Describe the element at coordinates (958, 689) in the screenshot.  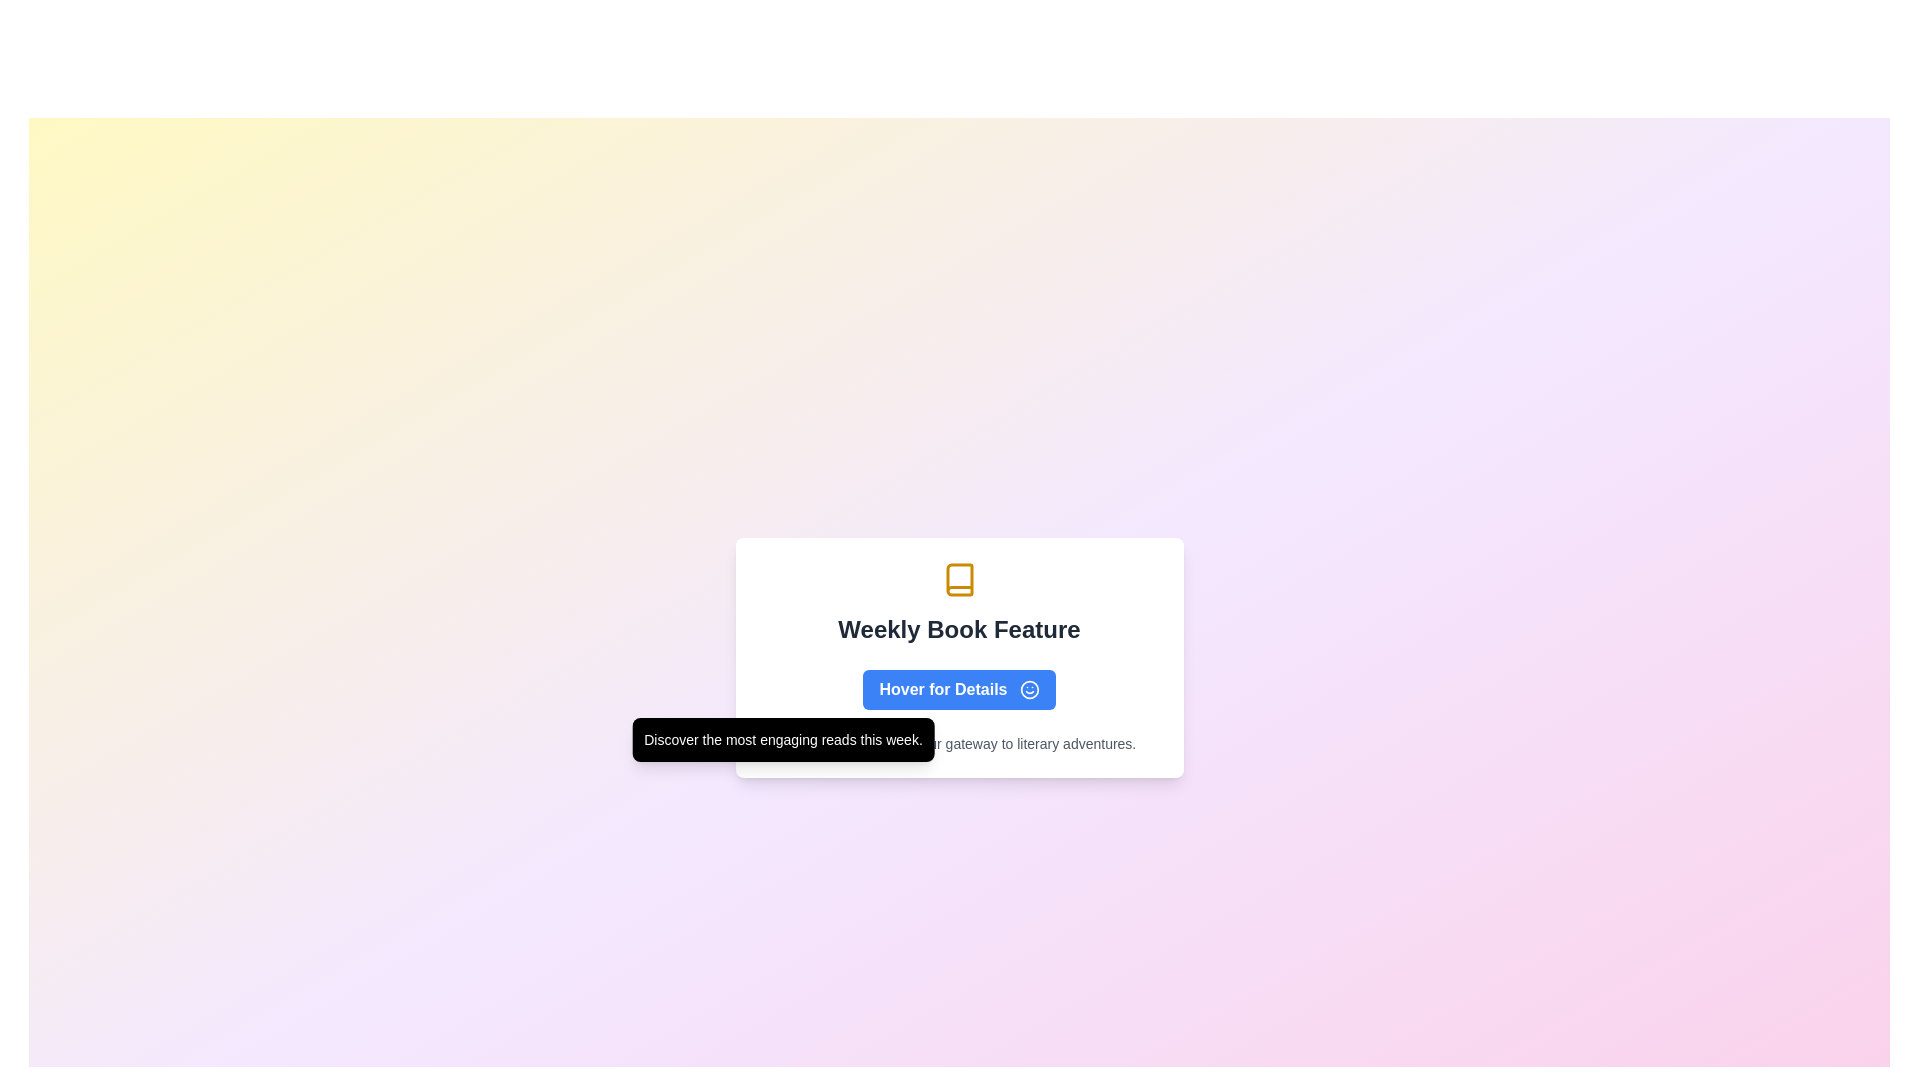
I see `the button located below the 'Weekly Book Feature' heading, which provides detailed information upon user interaction` at that location.